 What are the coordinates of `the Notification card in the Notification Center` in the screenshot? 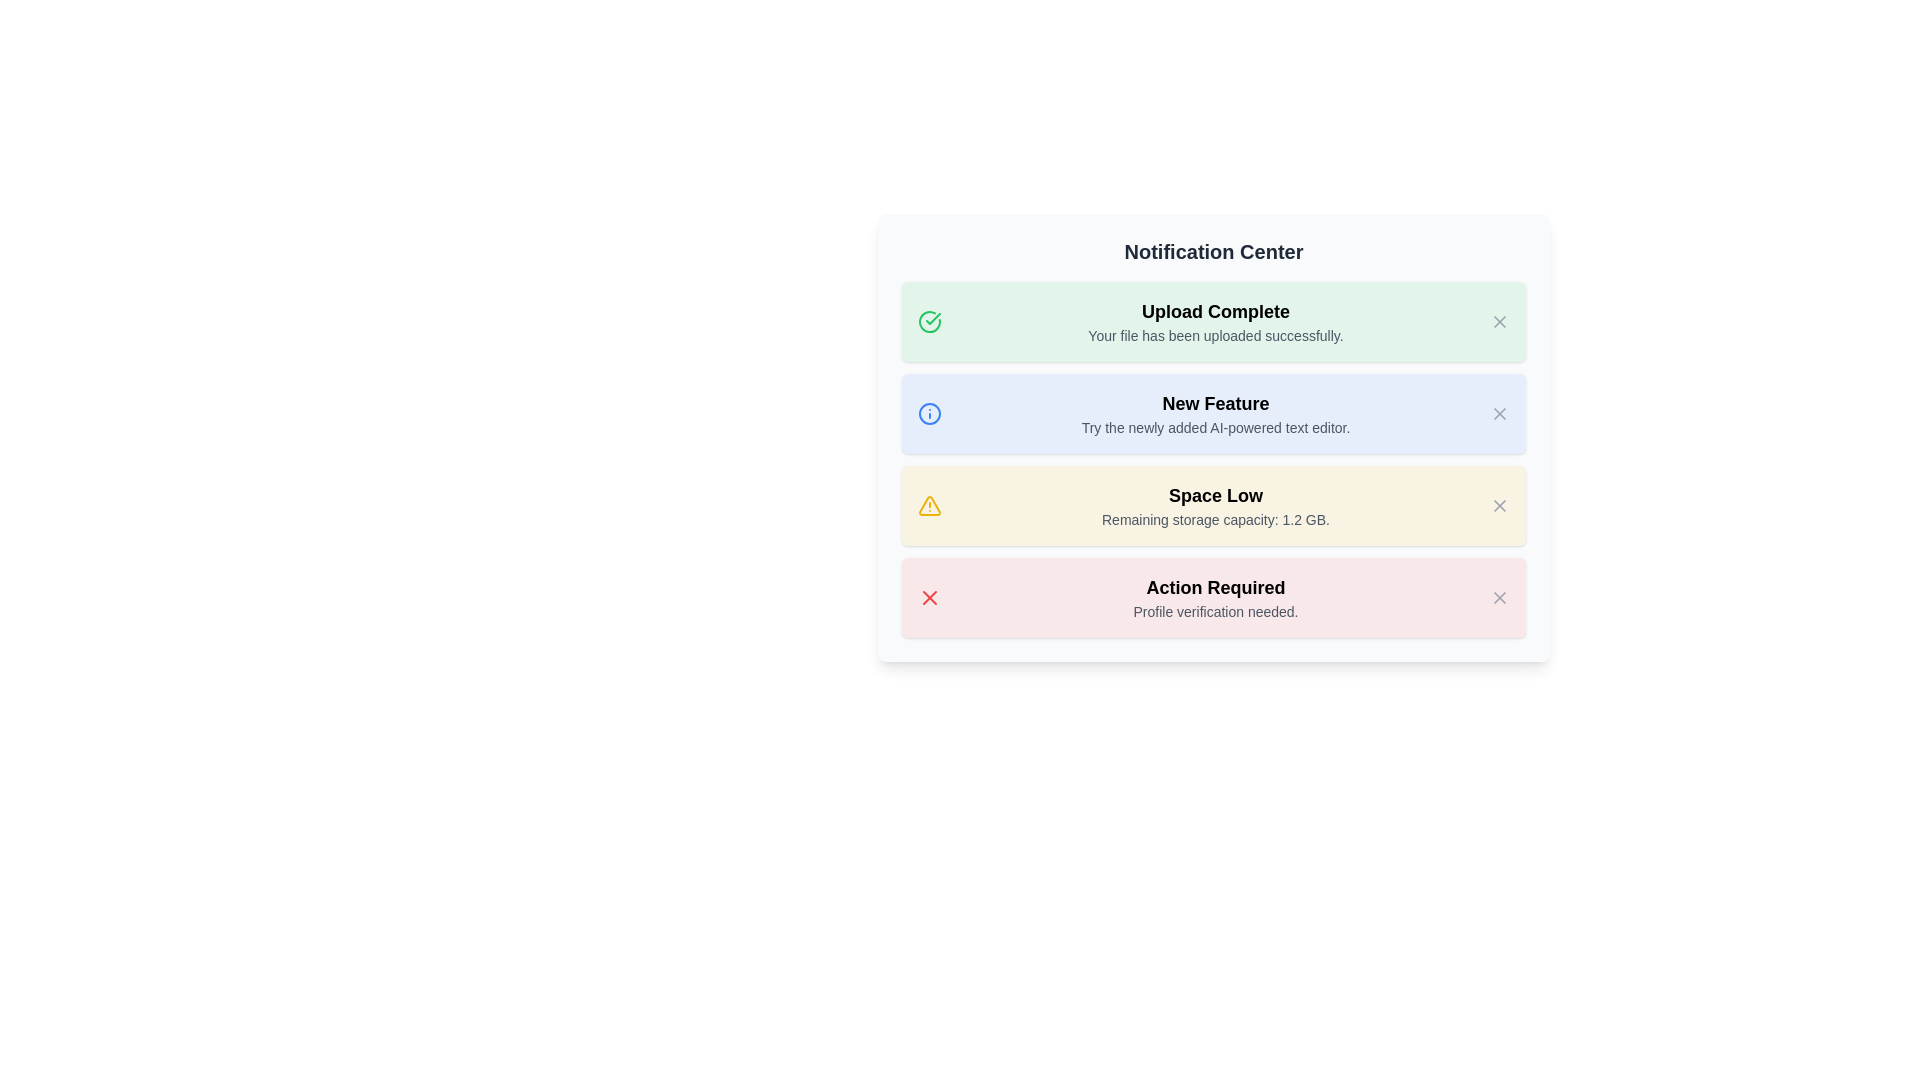 It's located at (1213, 320).